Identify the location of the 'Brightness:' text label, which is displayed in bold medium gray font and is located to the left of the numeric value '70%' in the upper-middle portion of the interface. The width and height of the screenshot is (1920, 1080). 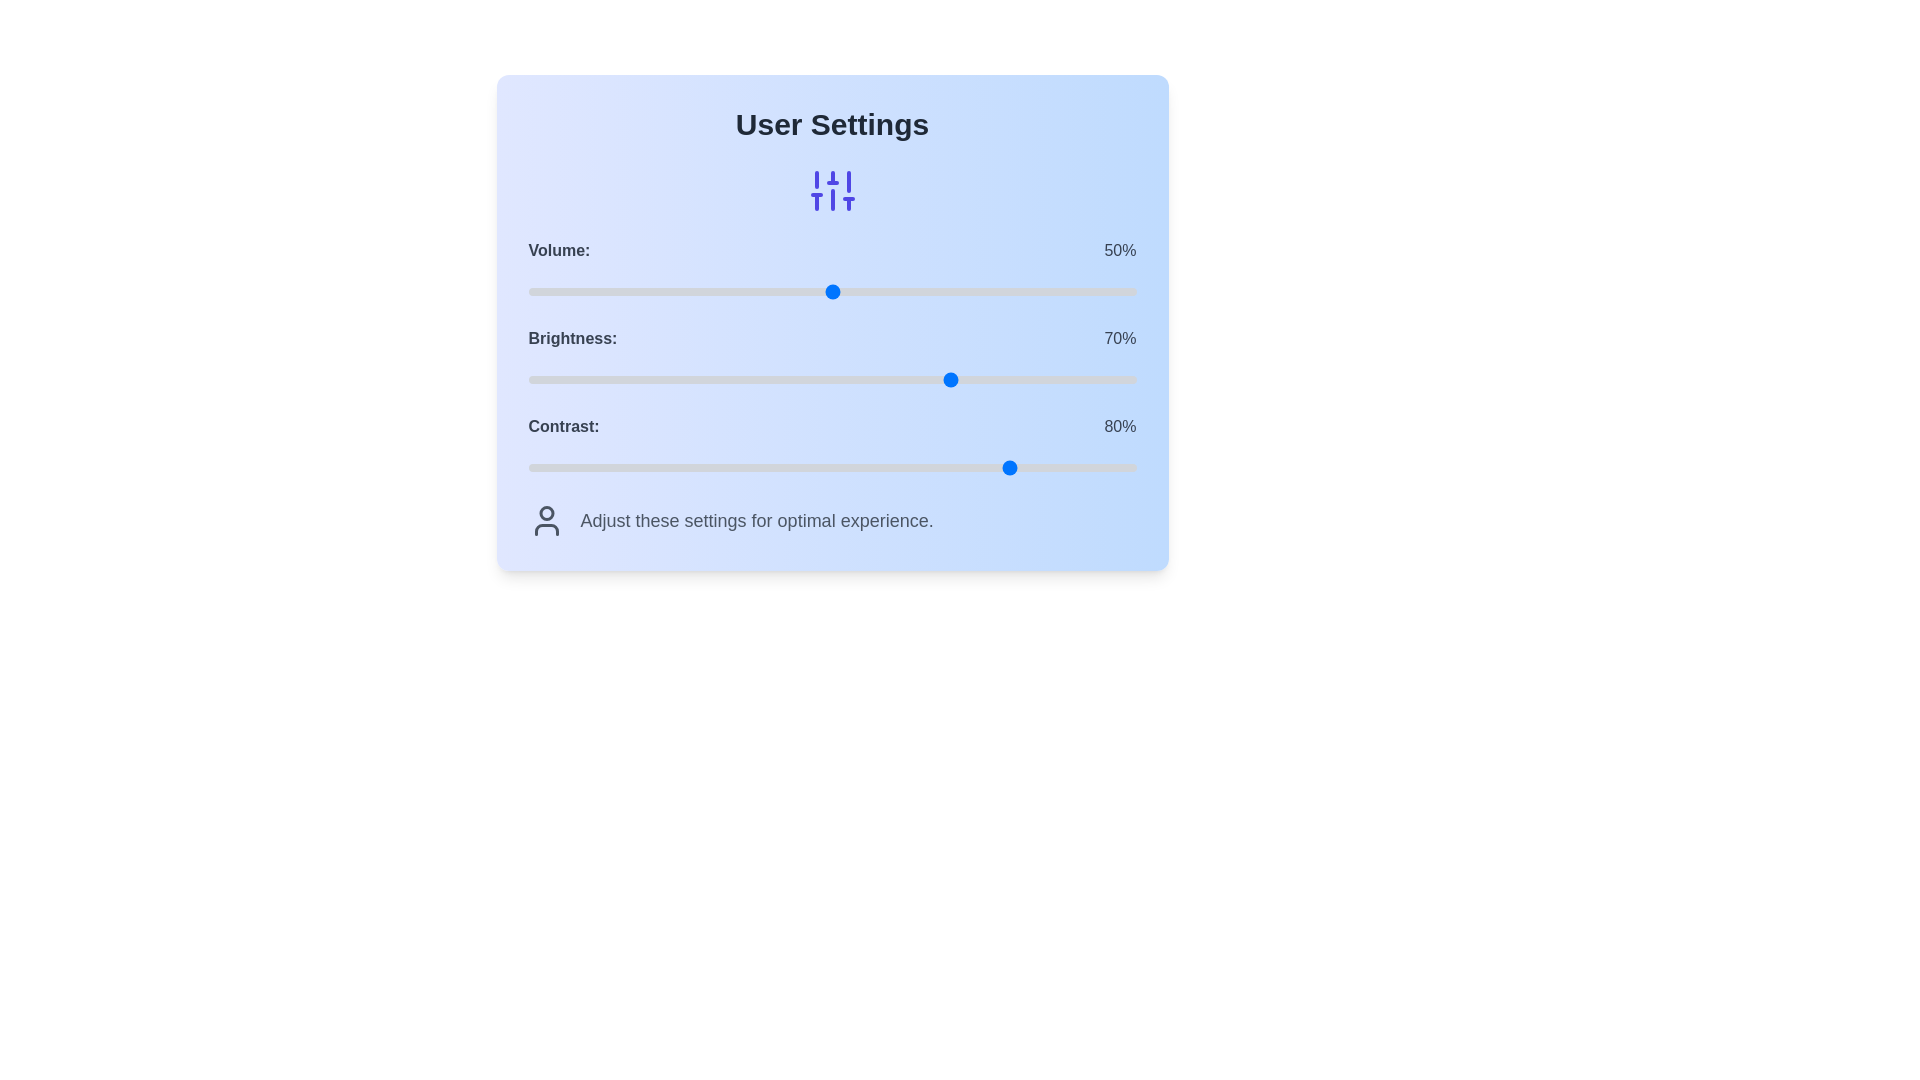
(571, 338).